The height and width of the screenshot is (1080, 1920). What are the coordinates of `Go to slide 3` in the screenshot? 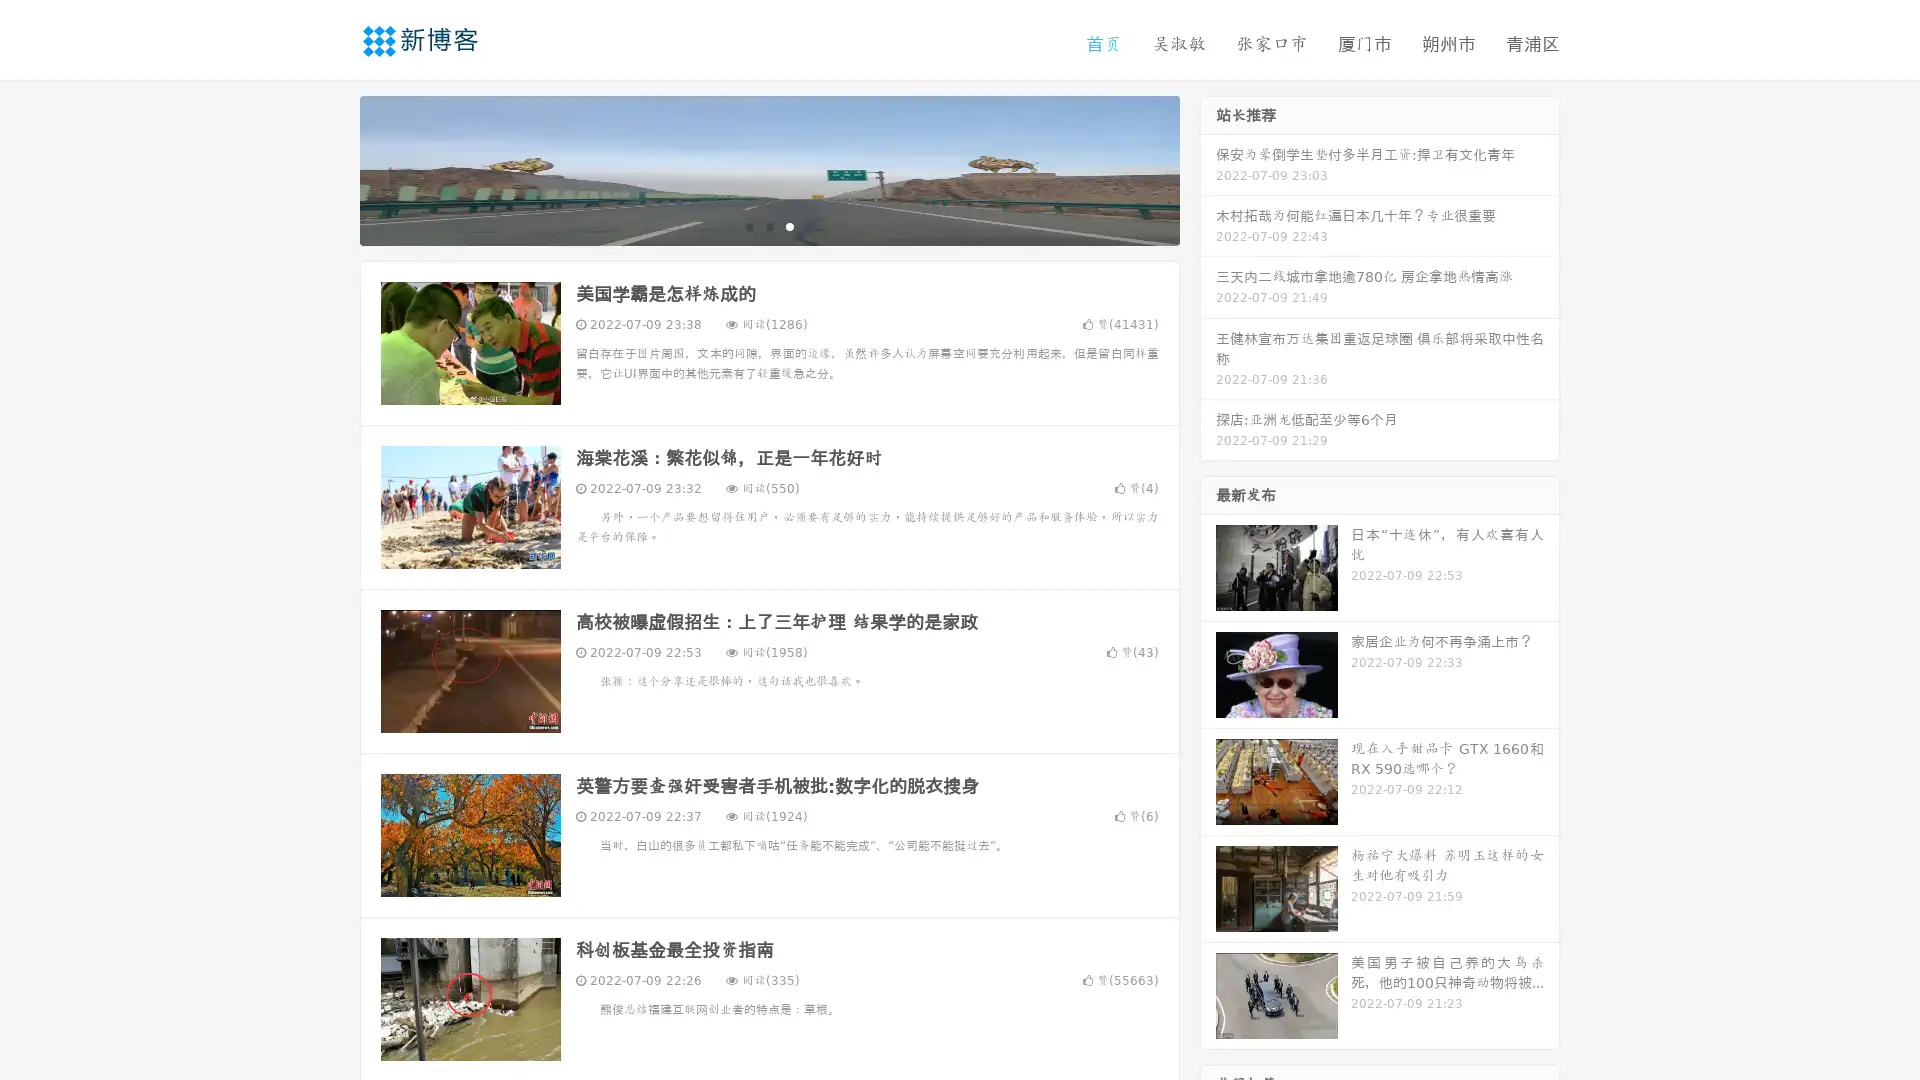 It's located at (789, 225).